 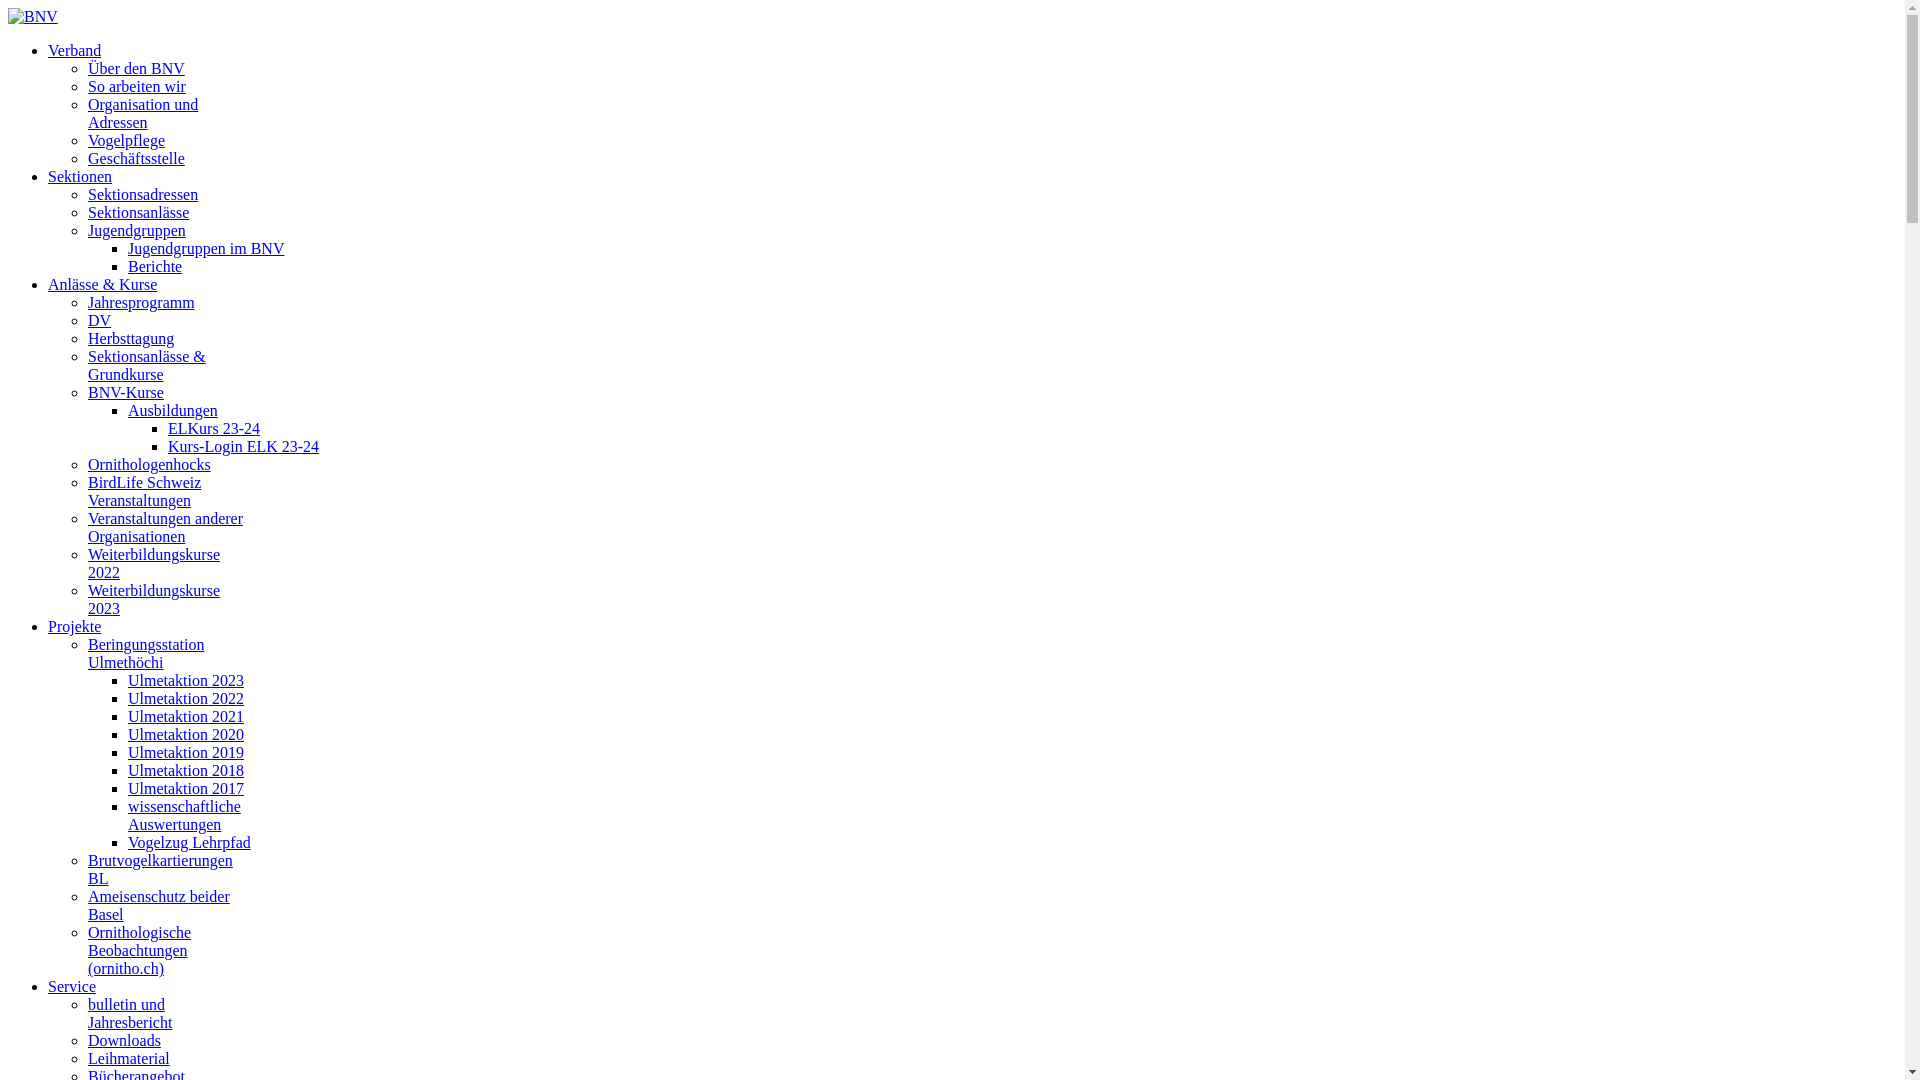 I want to click on 'Weiterbildungskurse 2022', so click(x=86, y=563).